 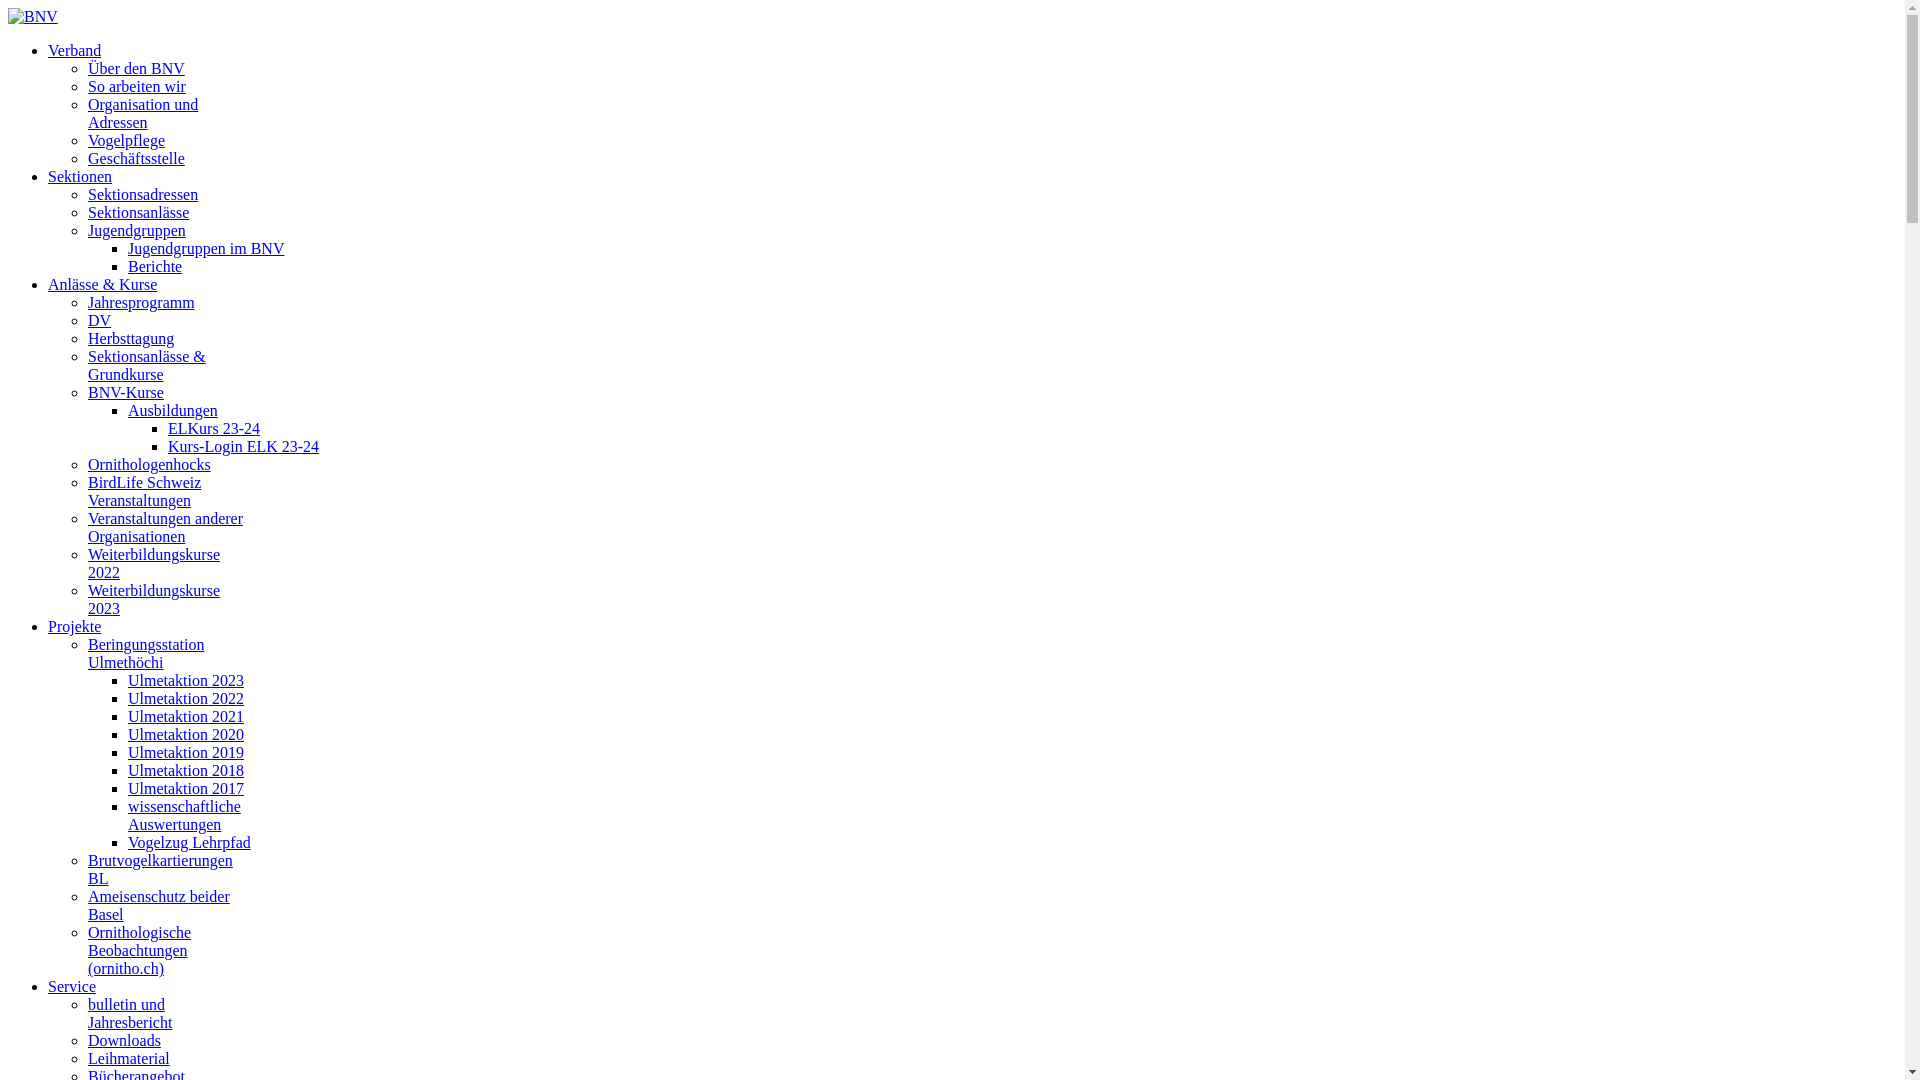 I want to click on 'Weiterbildungskurse 2022', so click(x=86, y=563).